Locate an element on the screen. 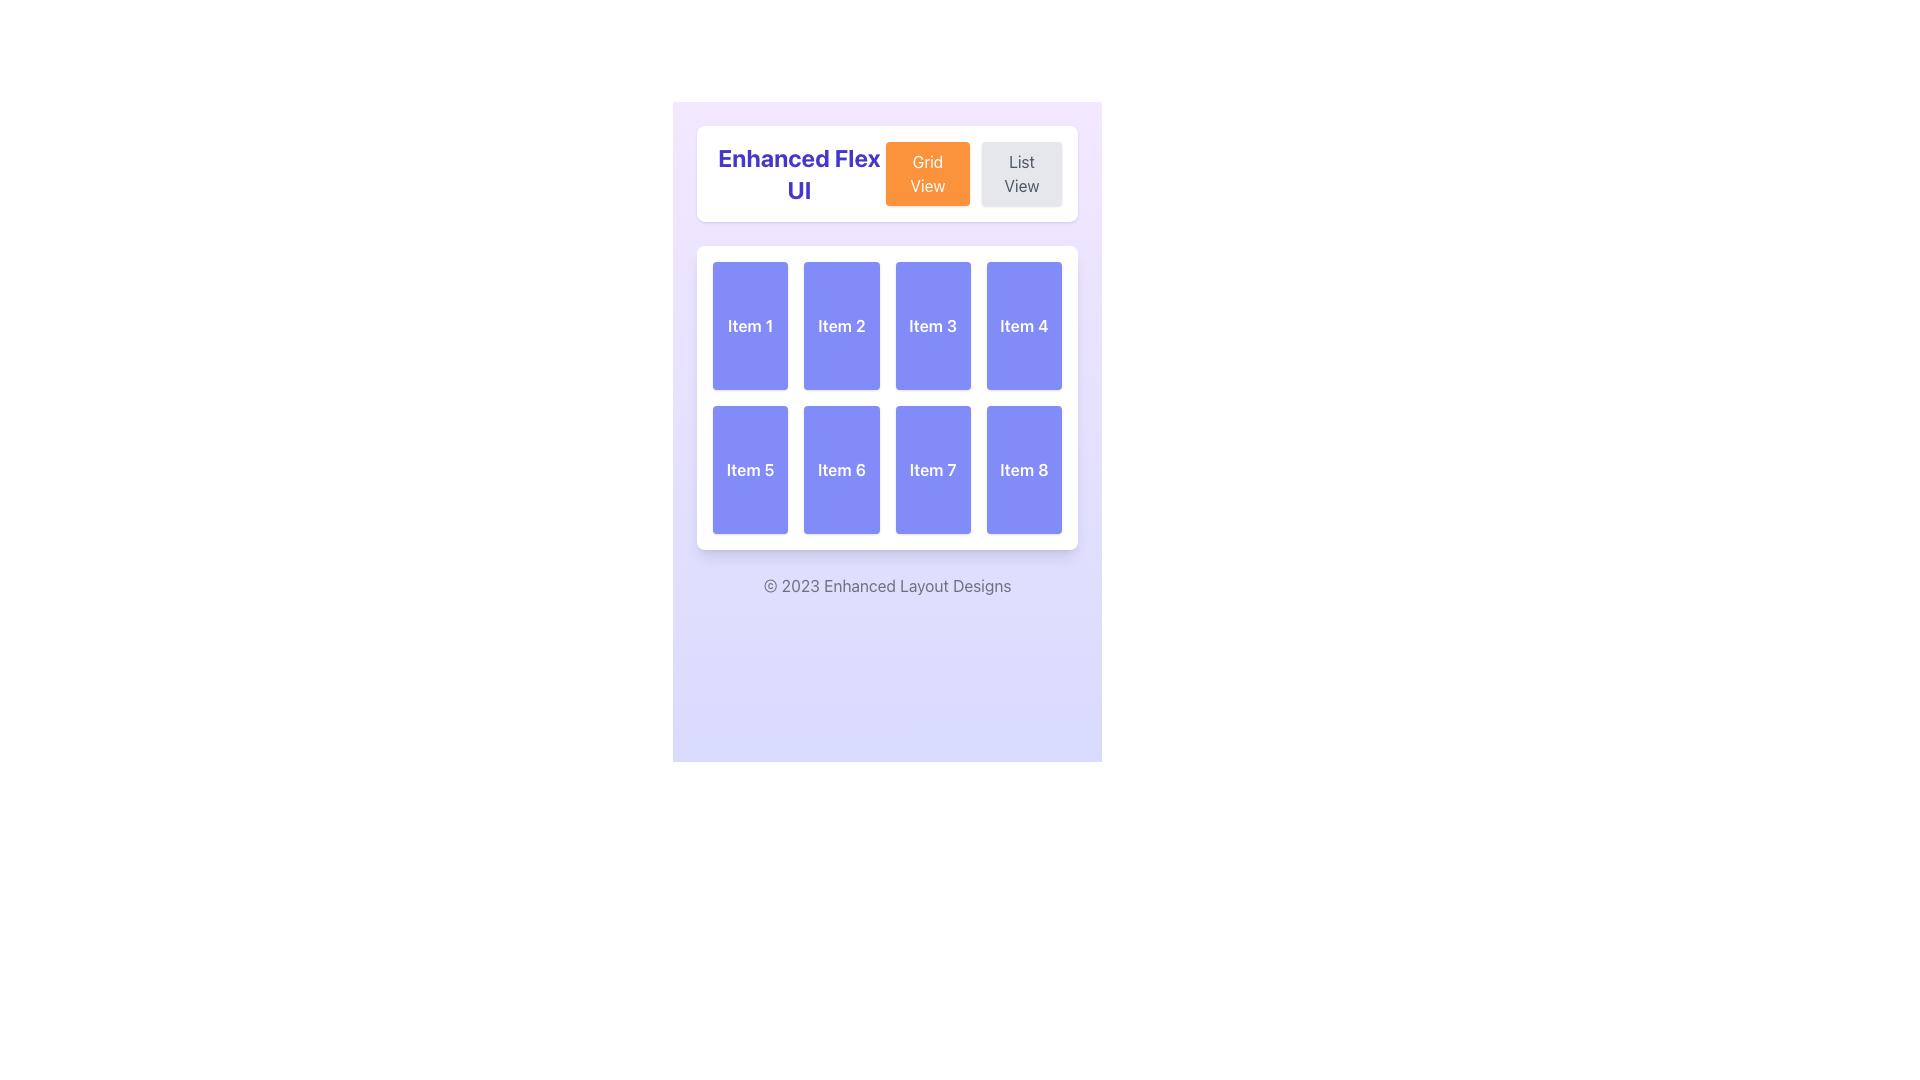 The height and width of the screenshot is (1080, 1920). the static label with a blue background and white bold text reading 'Item 7', located in the second row, third column of the grid is located at coordinates (932, 470).